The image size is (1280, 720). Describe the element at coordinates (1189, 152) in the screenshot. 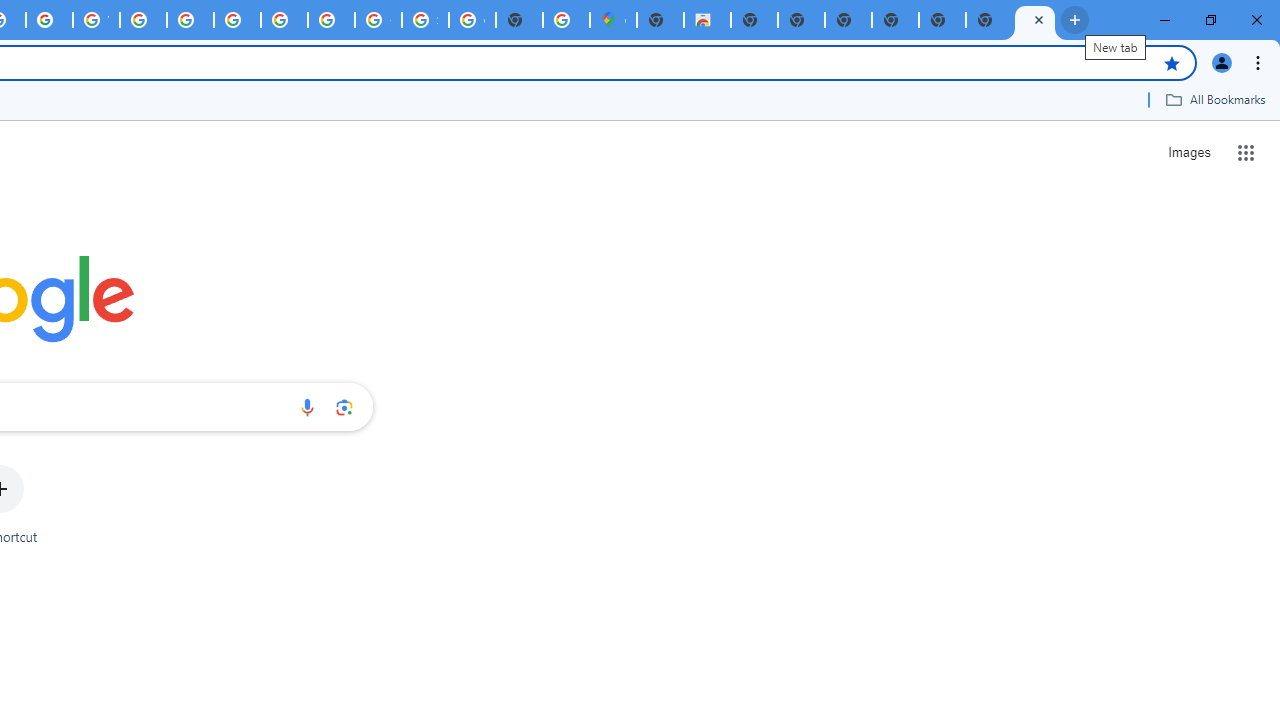

I see `'Search for Images '` at that location.